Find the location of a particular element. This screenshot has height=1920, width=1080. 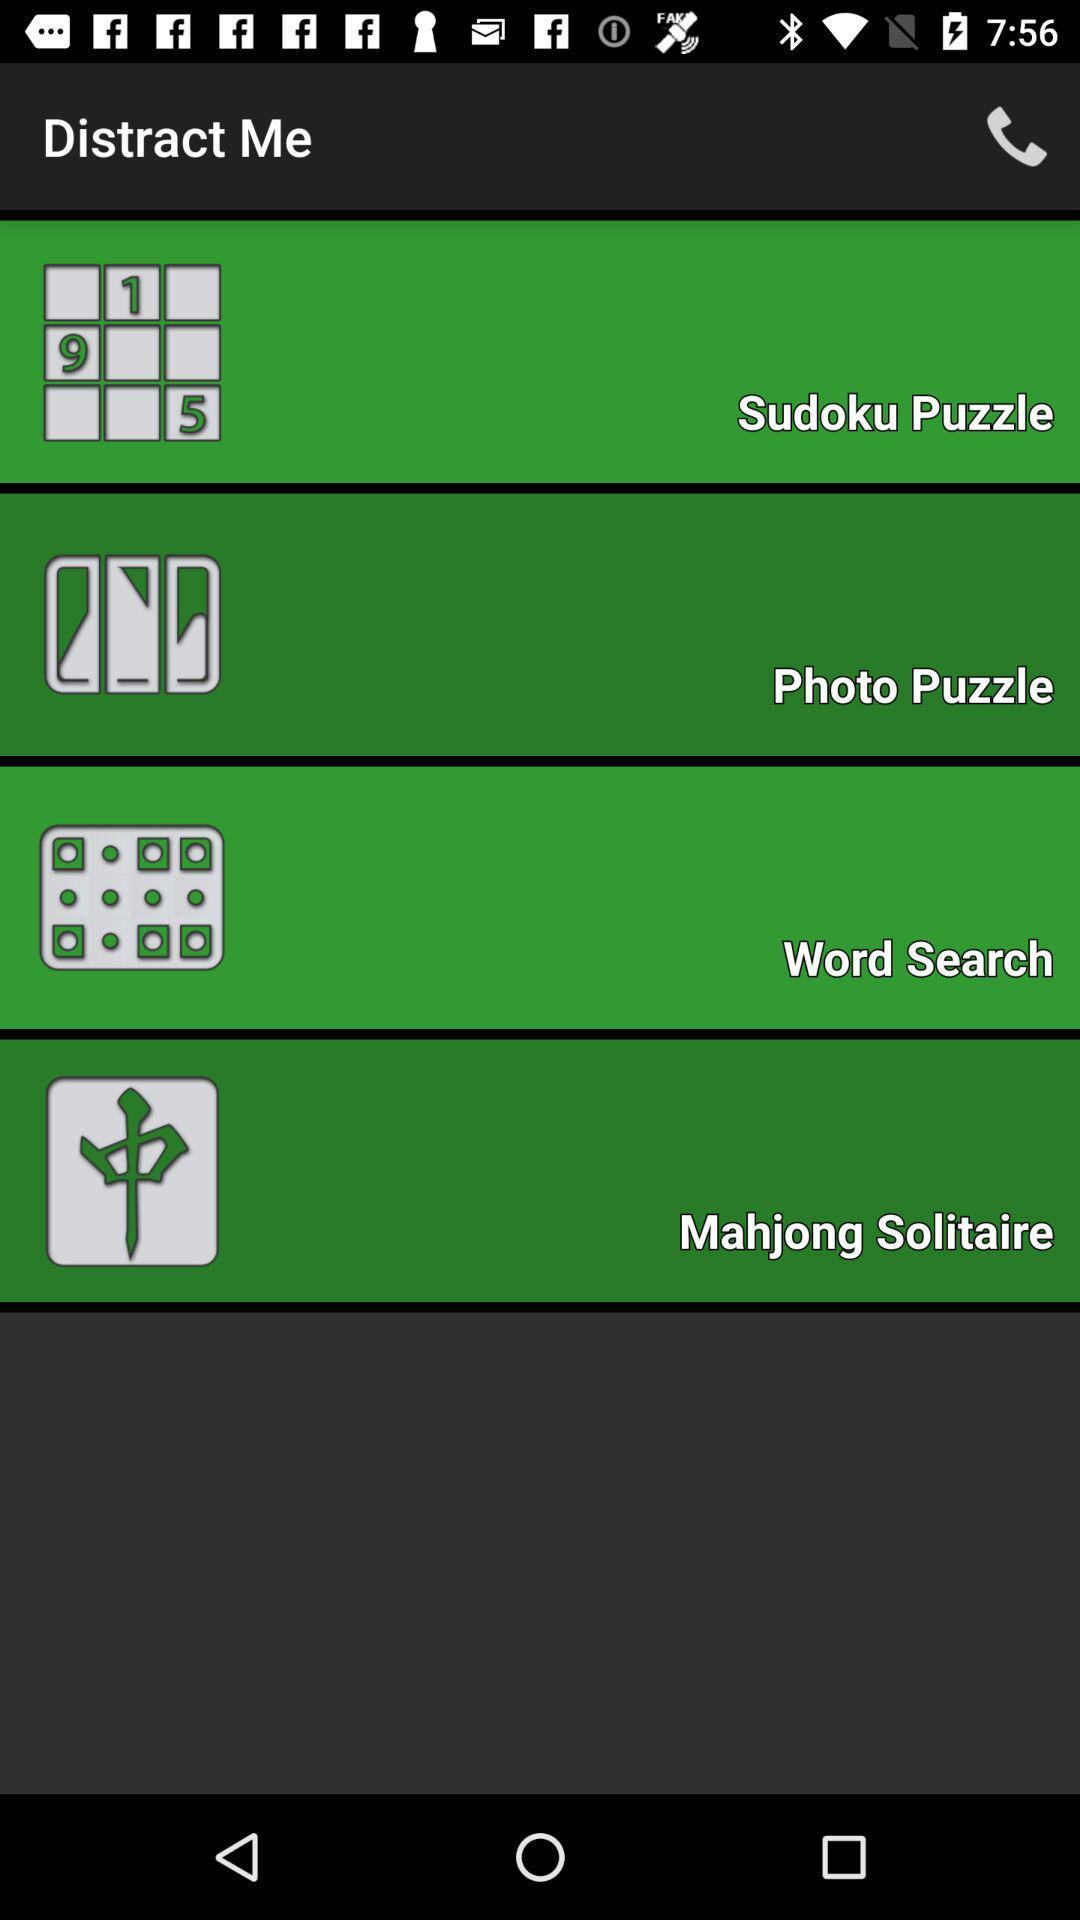

icon next to the distract me is located at coordinates (1017, 135).